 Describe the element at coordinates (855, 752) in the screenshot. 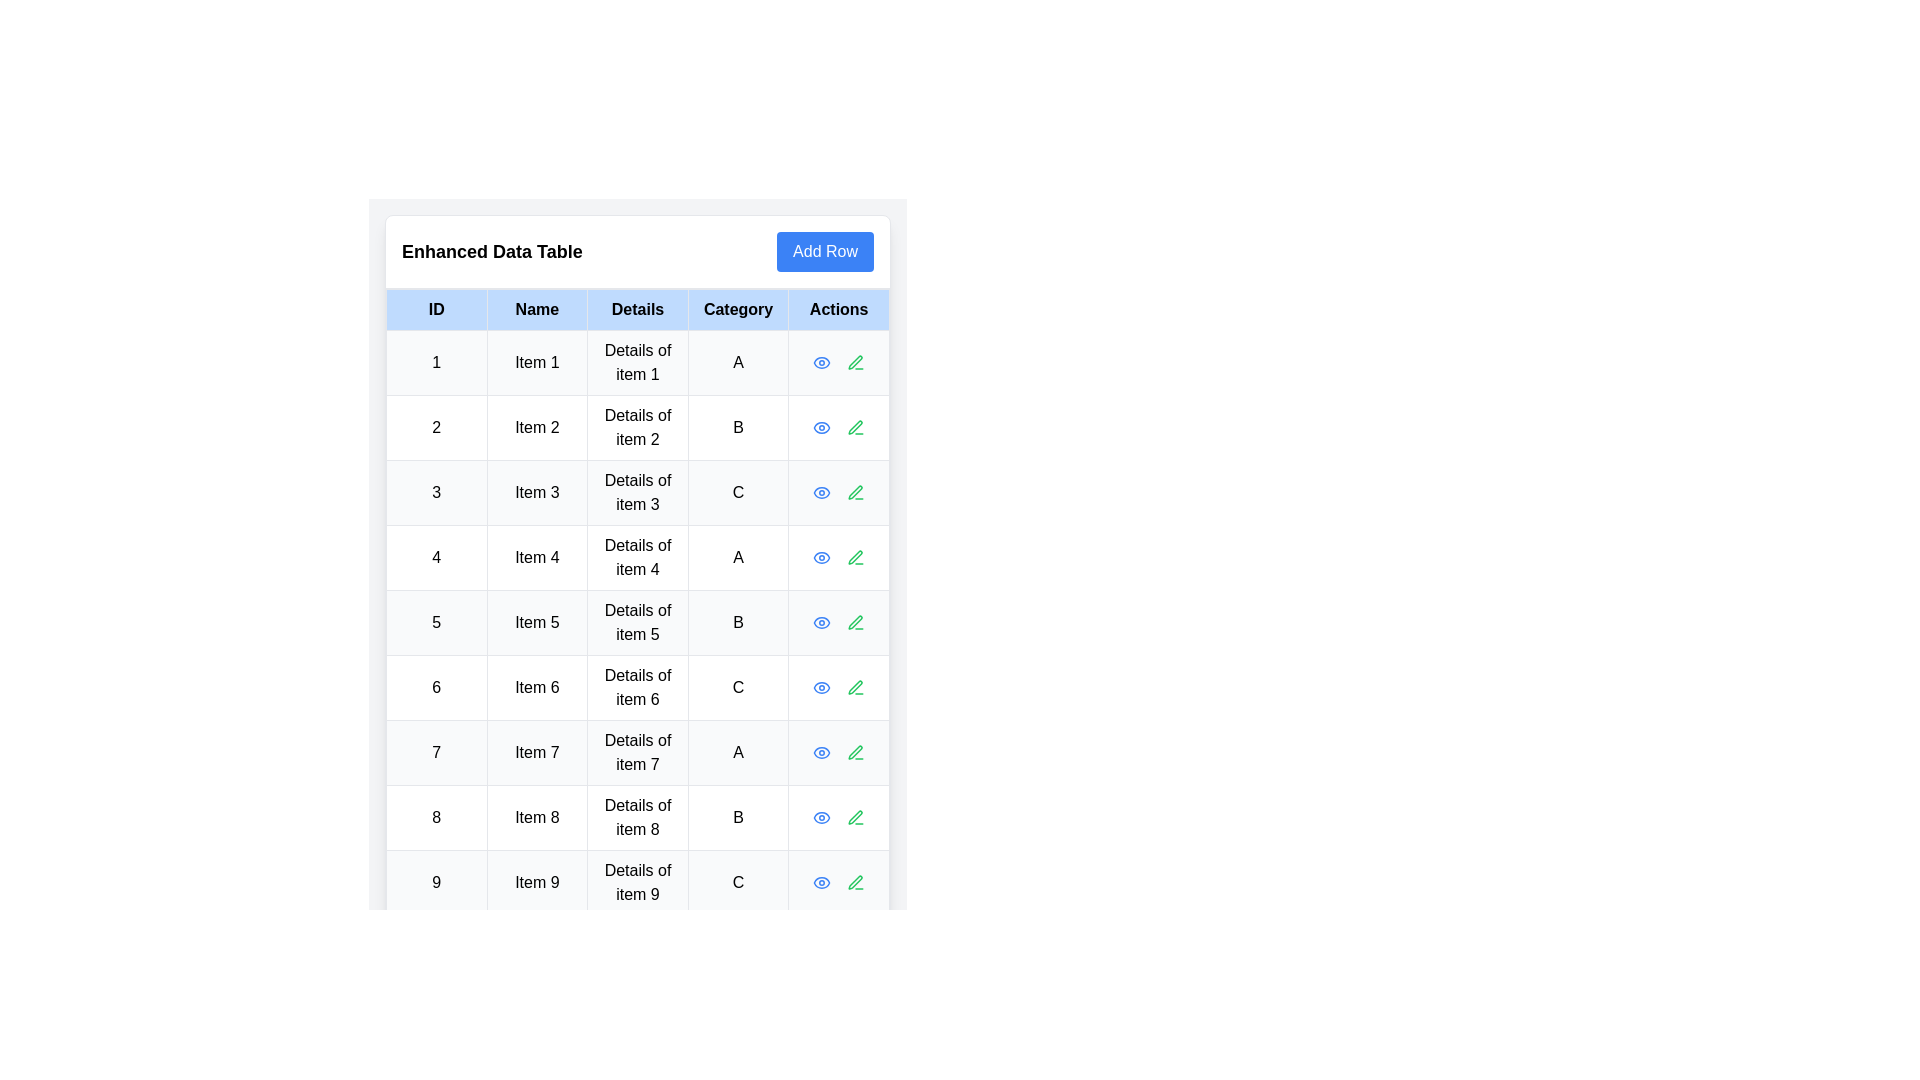

I see `the edit icon, which is a pen or pencil styled button located in the 'Actions' column of the table row for 'Item 7', positioned to the right of the 'view' icon` at that location.